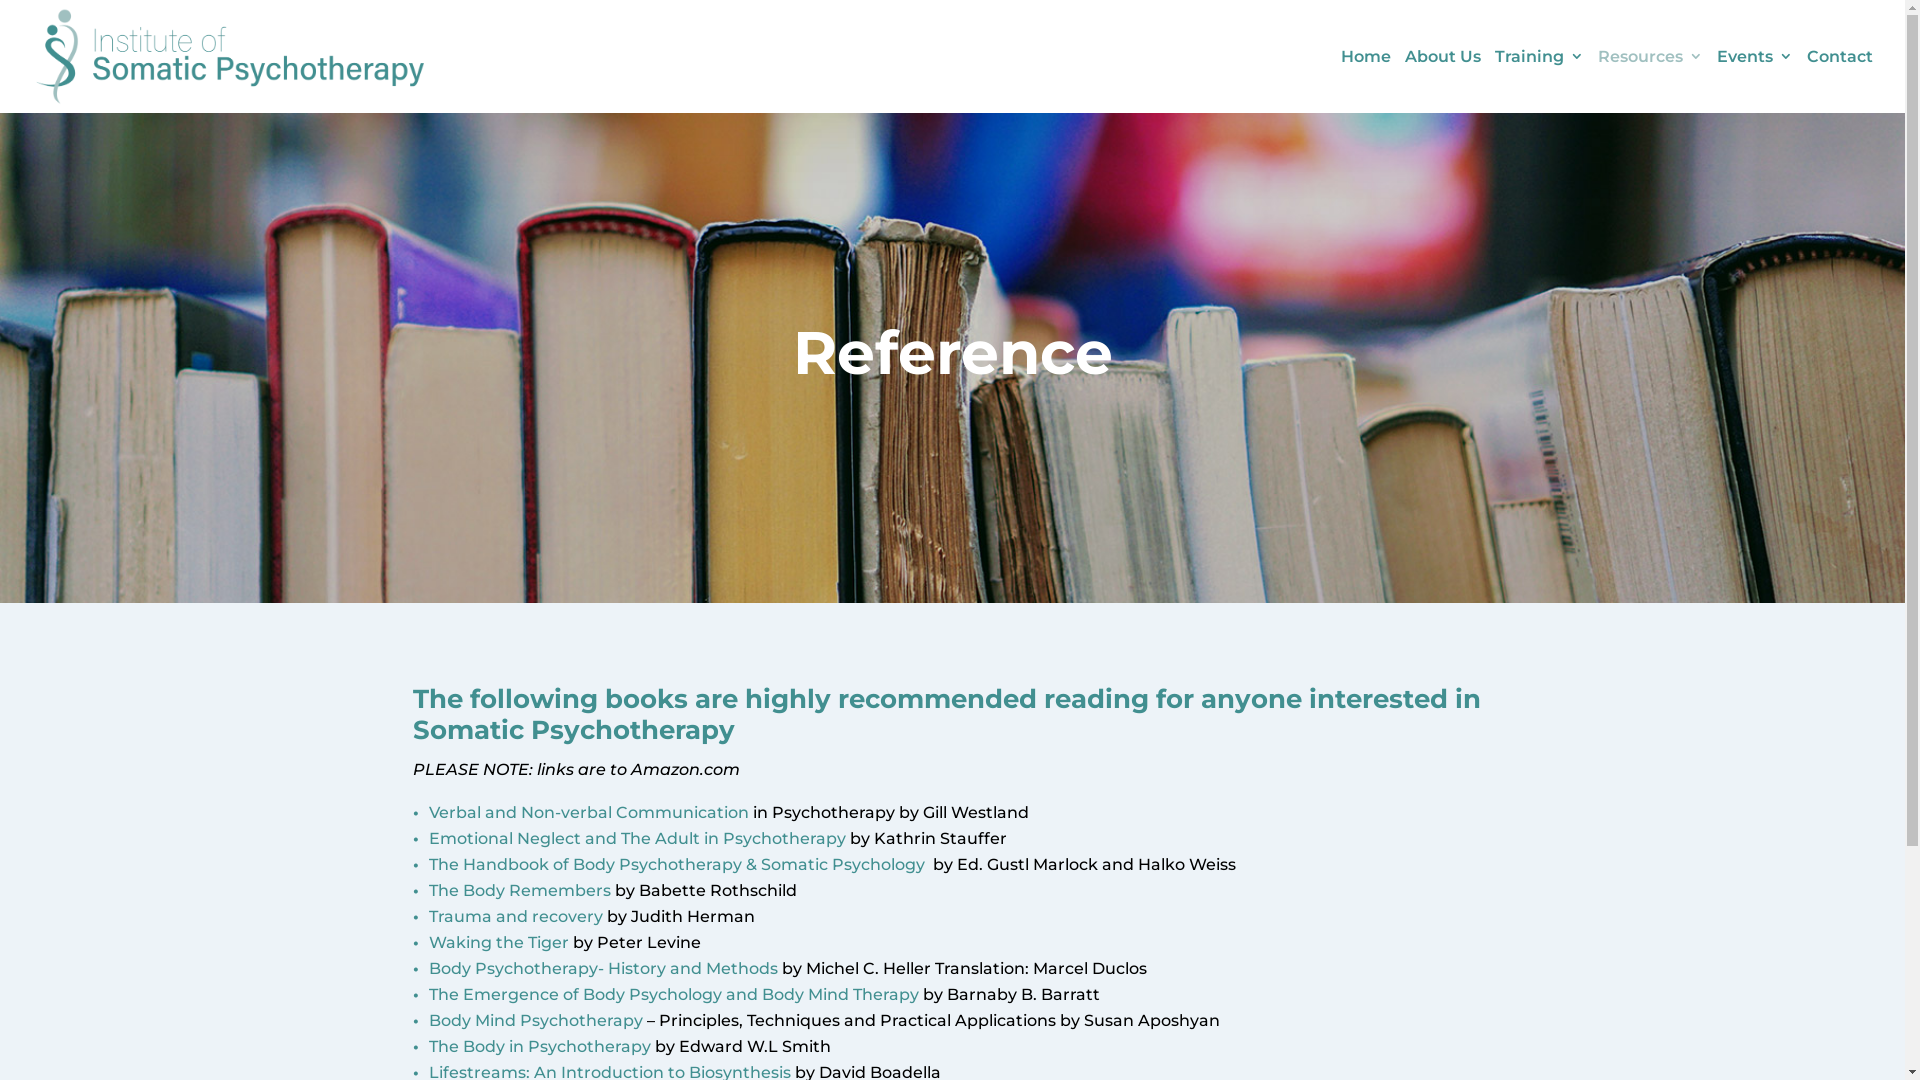 The width and height of the screenshot is (1920, 1080). Describe the element at coordinates (426, 942) in the screenshot. I see `'Waking the Tiger'` at that location.